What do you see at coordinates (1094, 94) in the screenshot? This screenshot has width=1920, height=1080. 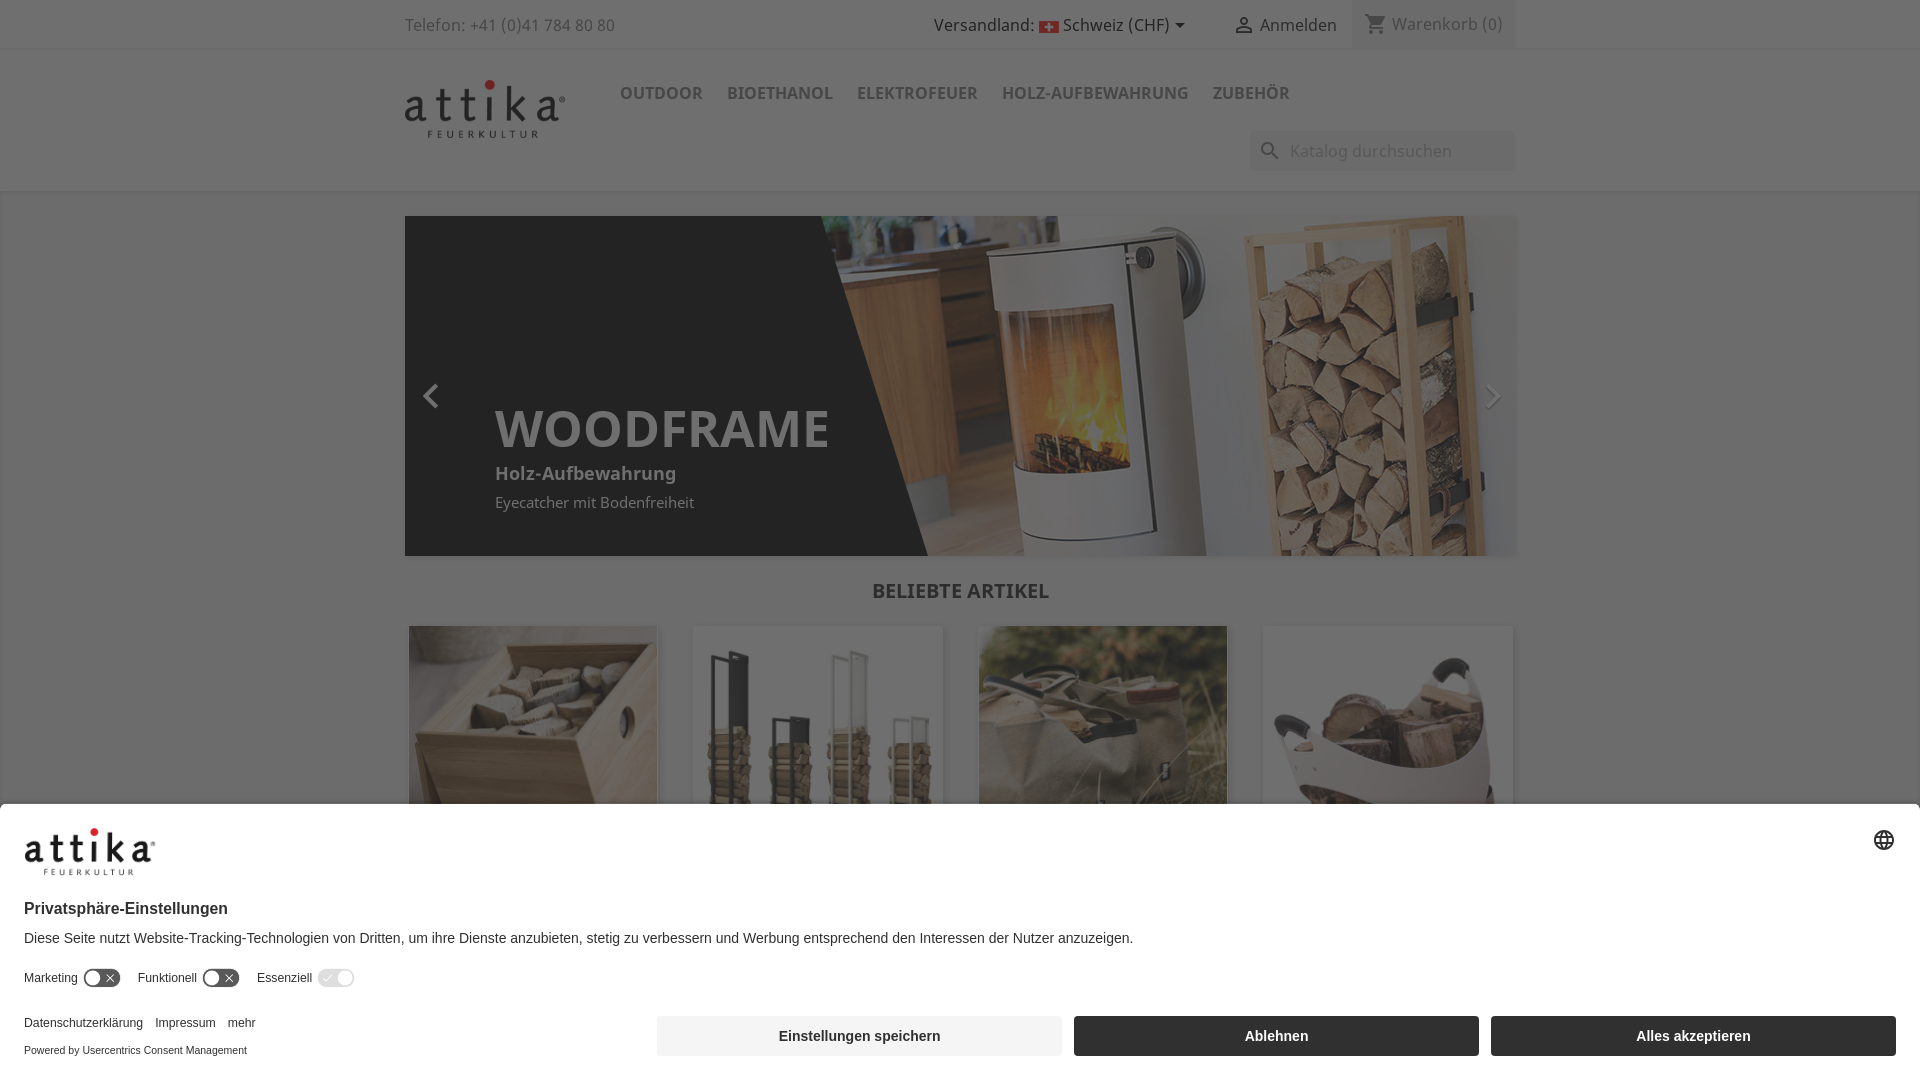 I see `'HOLZ-AUFBEWAHRUNG'` at bounding box center [1094, 94].